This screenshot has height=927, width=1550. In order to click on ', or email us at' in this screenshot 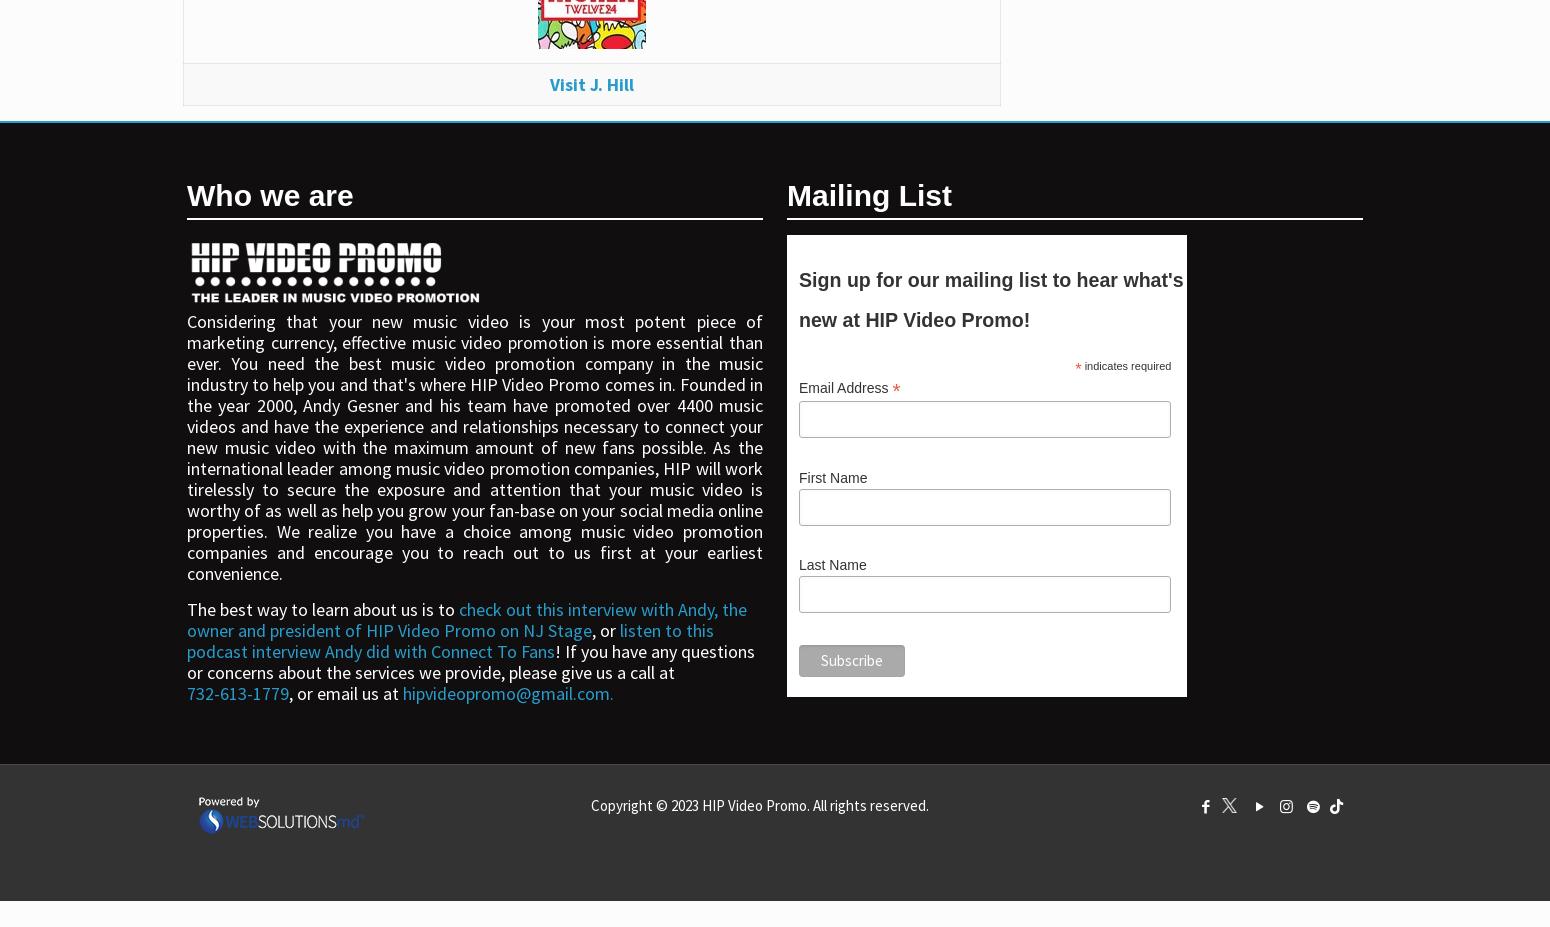, I will do `click(344, 691)`.